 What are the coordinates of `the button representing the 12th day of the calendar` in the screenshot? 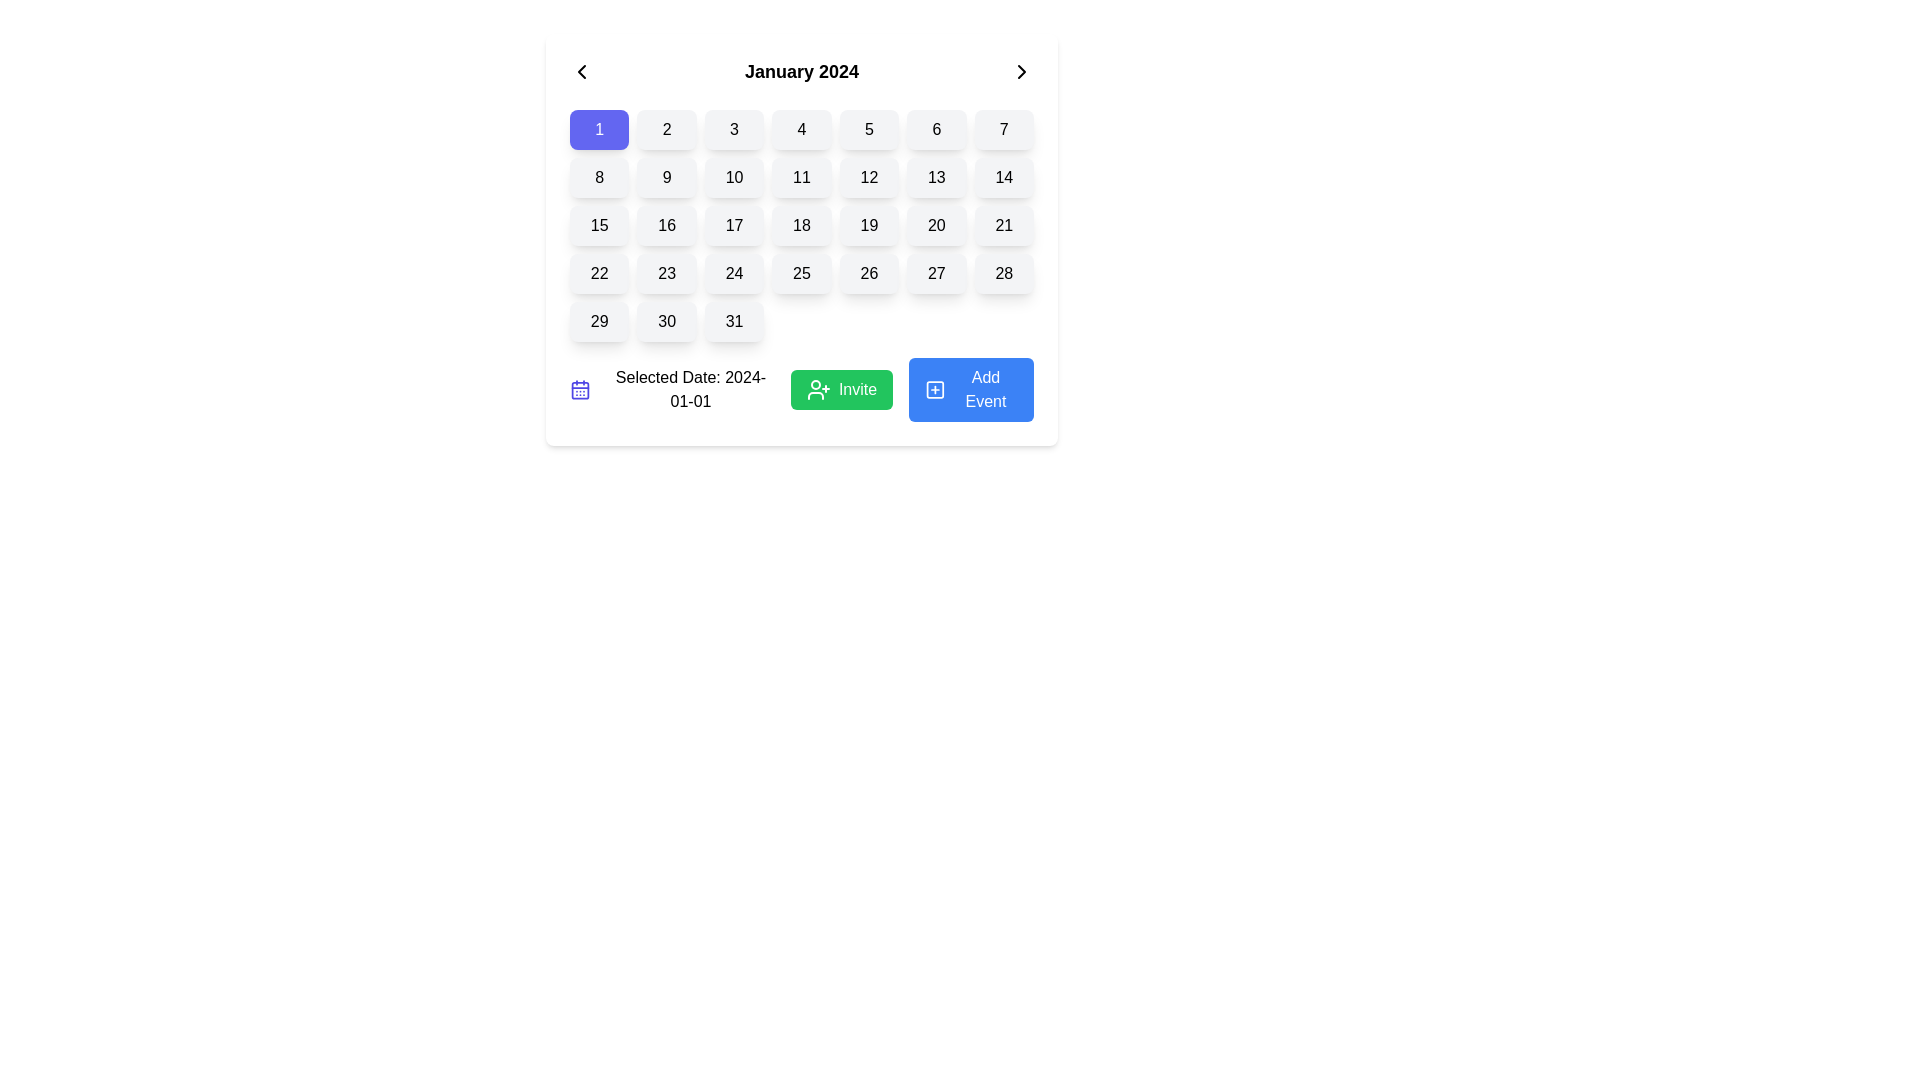 It's located at (869, 176).